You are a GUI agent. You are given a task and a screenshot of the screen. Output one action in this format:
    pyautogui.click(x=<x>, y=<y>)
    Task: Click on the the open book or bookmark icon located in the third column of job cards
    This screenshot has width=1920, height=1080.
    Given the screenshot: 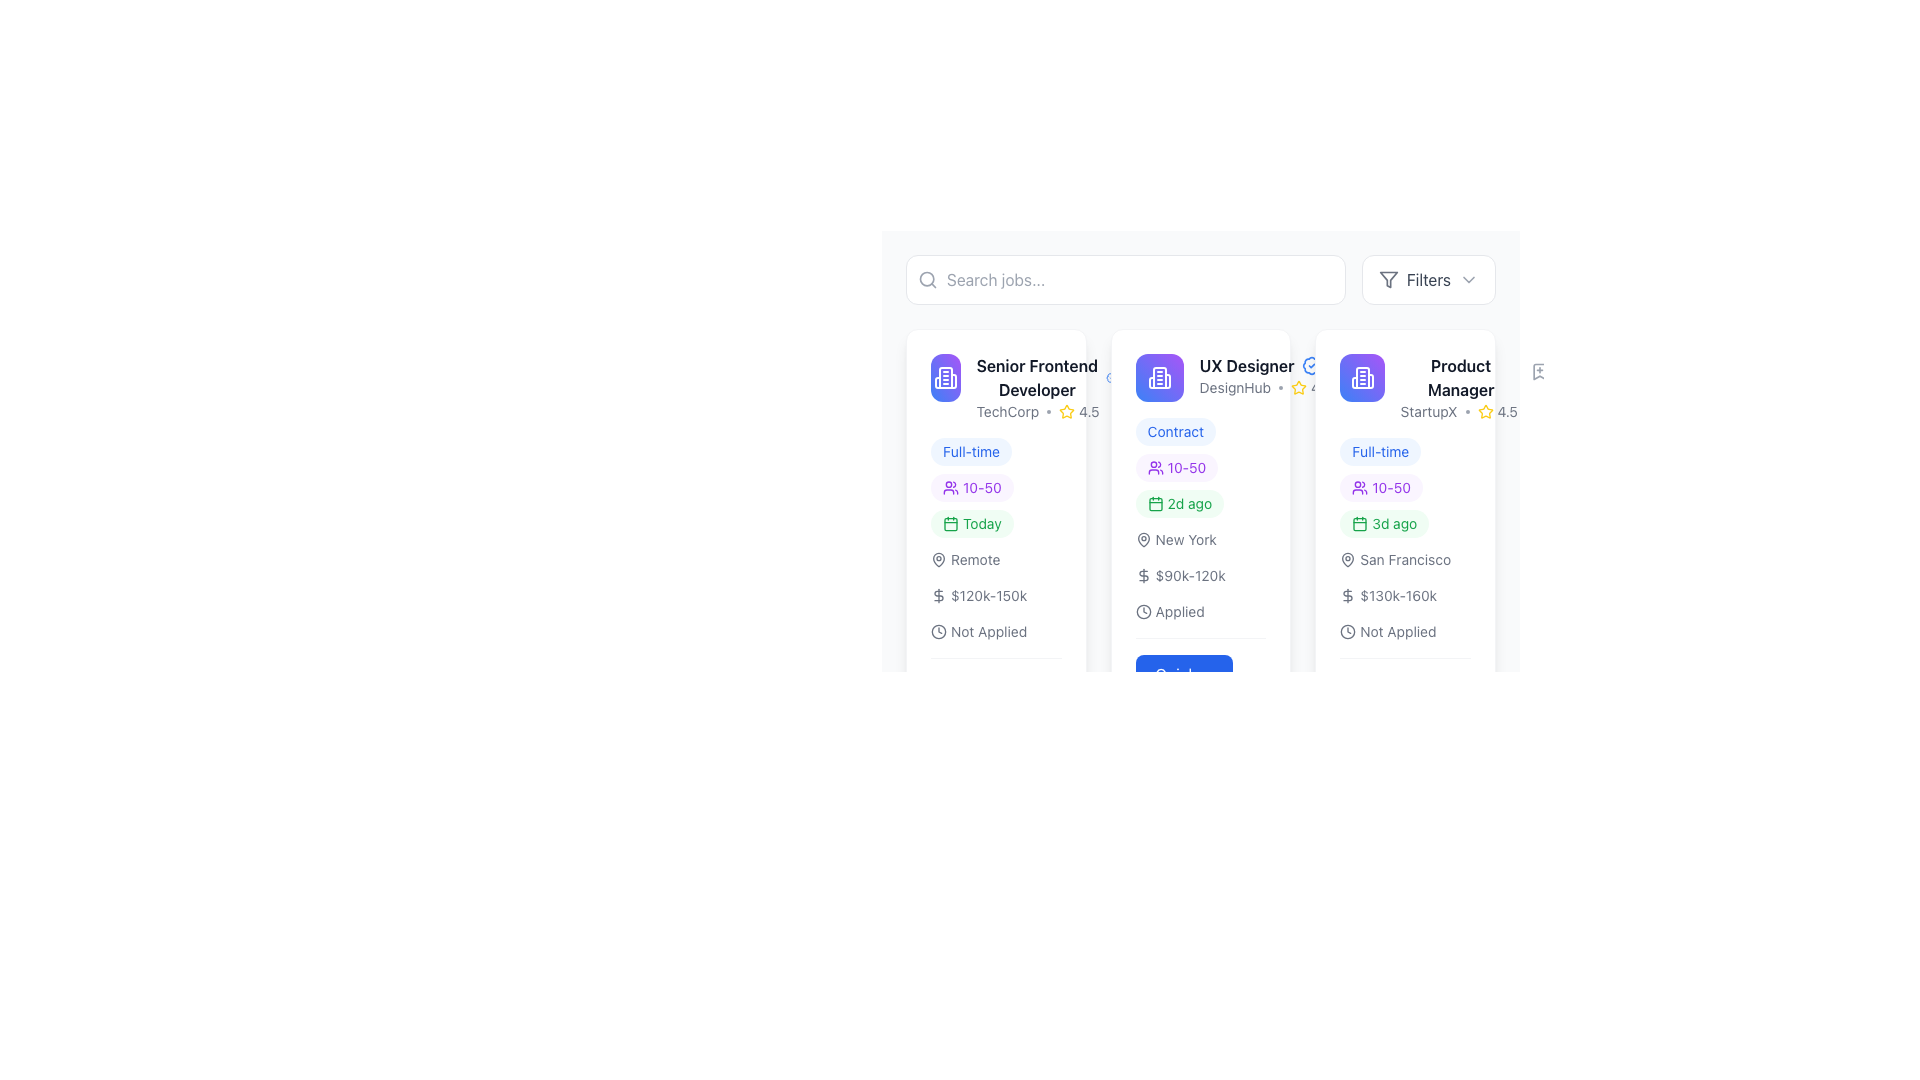 What is the action you would take?
    pyautogui.click(x=1349, y=371)
    